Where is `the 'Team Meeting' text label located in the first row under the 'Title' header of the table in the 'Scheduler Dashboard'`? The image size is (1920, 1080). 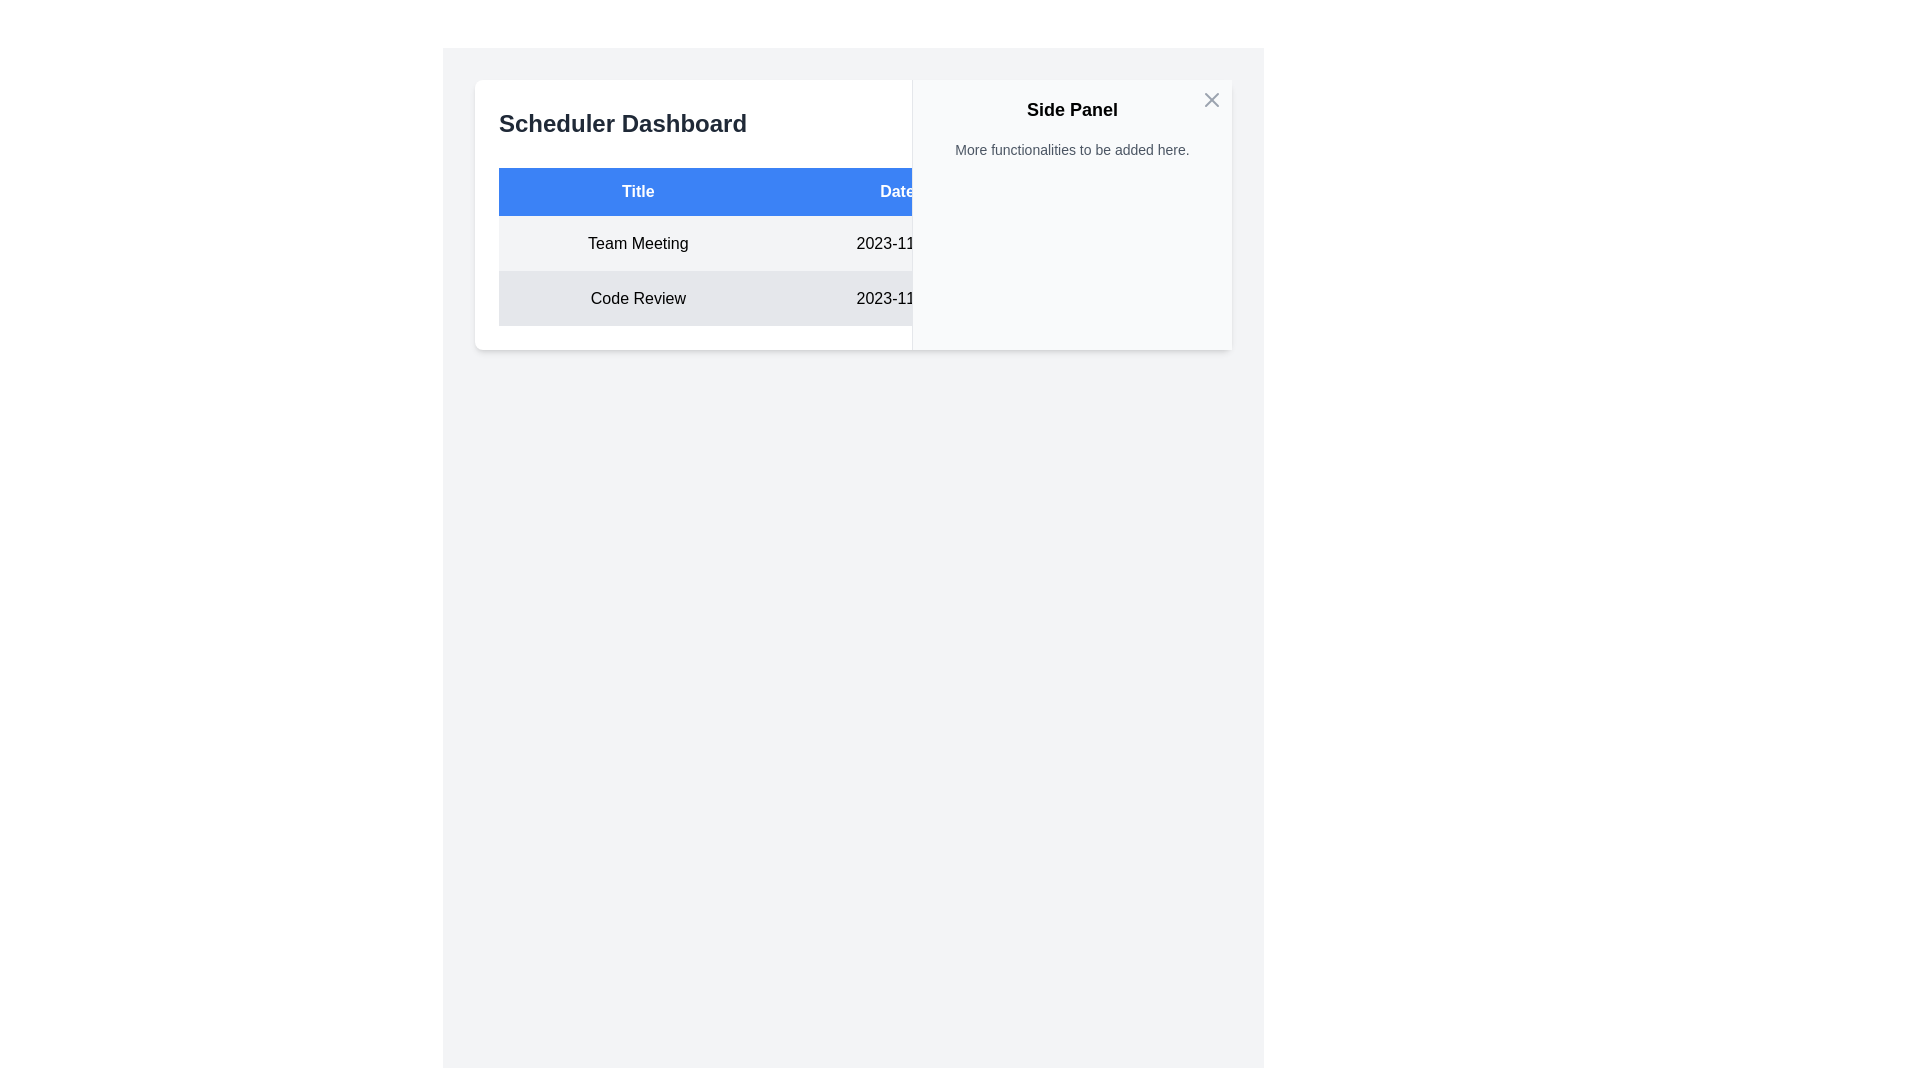 the 'Team Meeting' text label located in the first row under the 'Title' header of the table in the 'Scheduler Dashboard' is located at coordinates (637, 242).